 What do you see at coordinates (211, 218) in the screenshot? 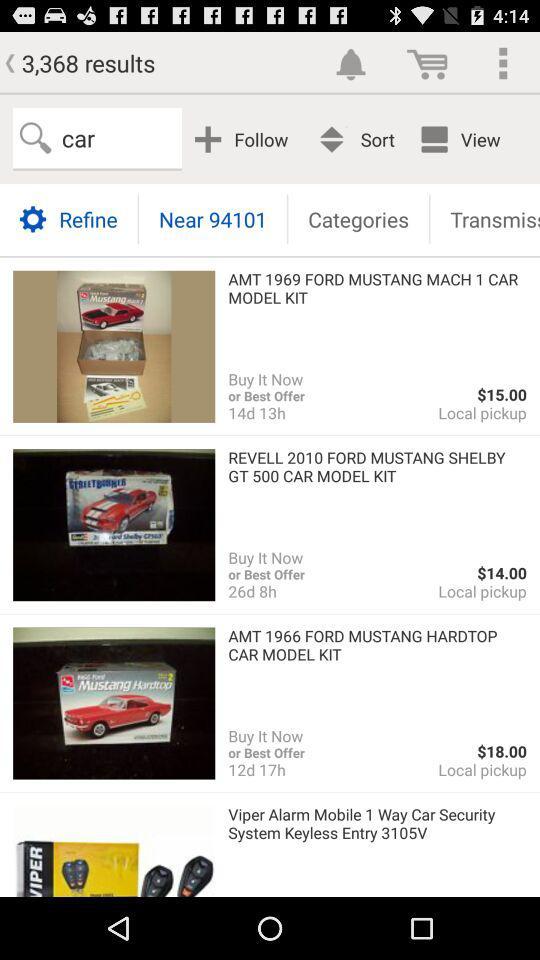
I see `near 94101 icon` at bounding box center [211, 218].